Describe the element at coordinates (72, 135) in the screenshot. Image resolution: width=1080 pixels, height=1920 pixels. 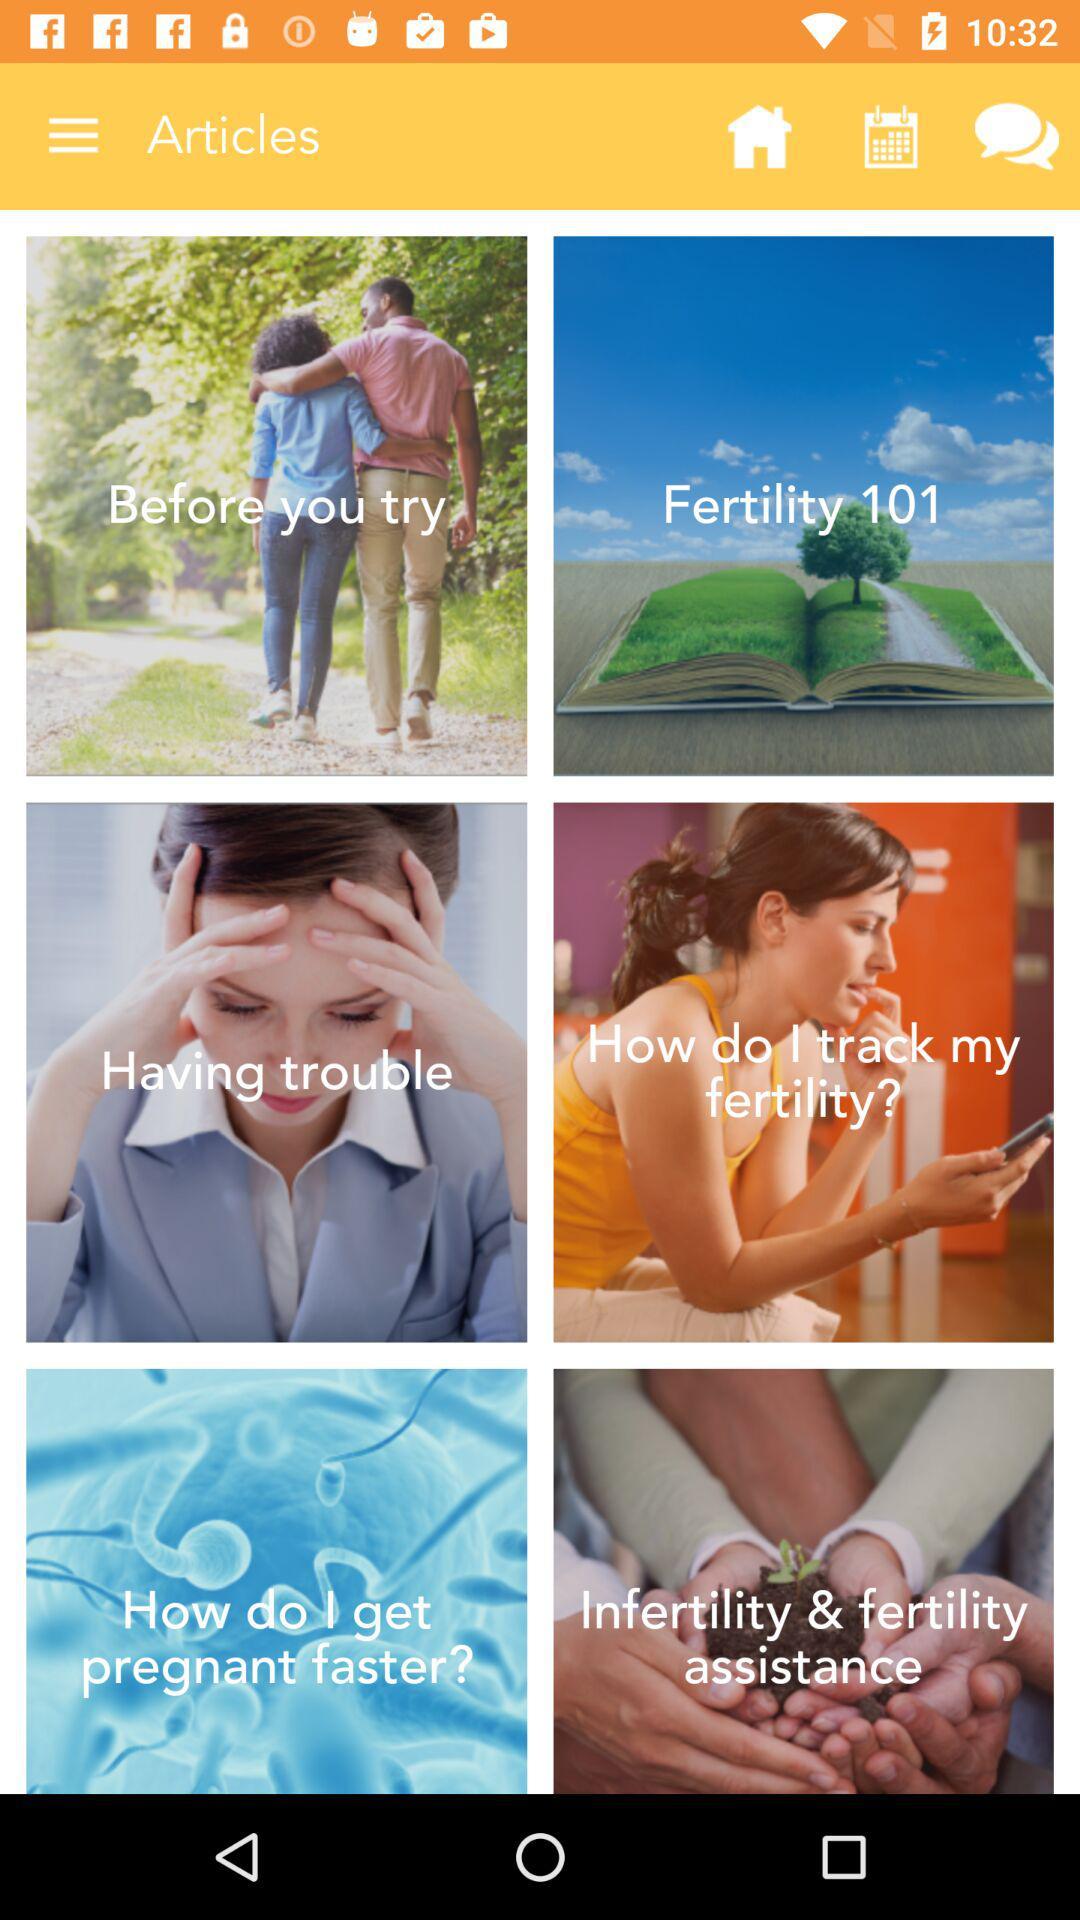
I see `the item next to articles icon` at that location.